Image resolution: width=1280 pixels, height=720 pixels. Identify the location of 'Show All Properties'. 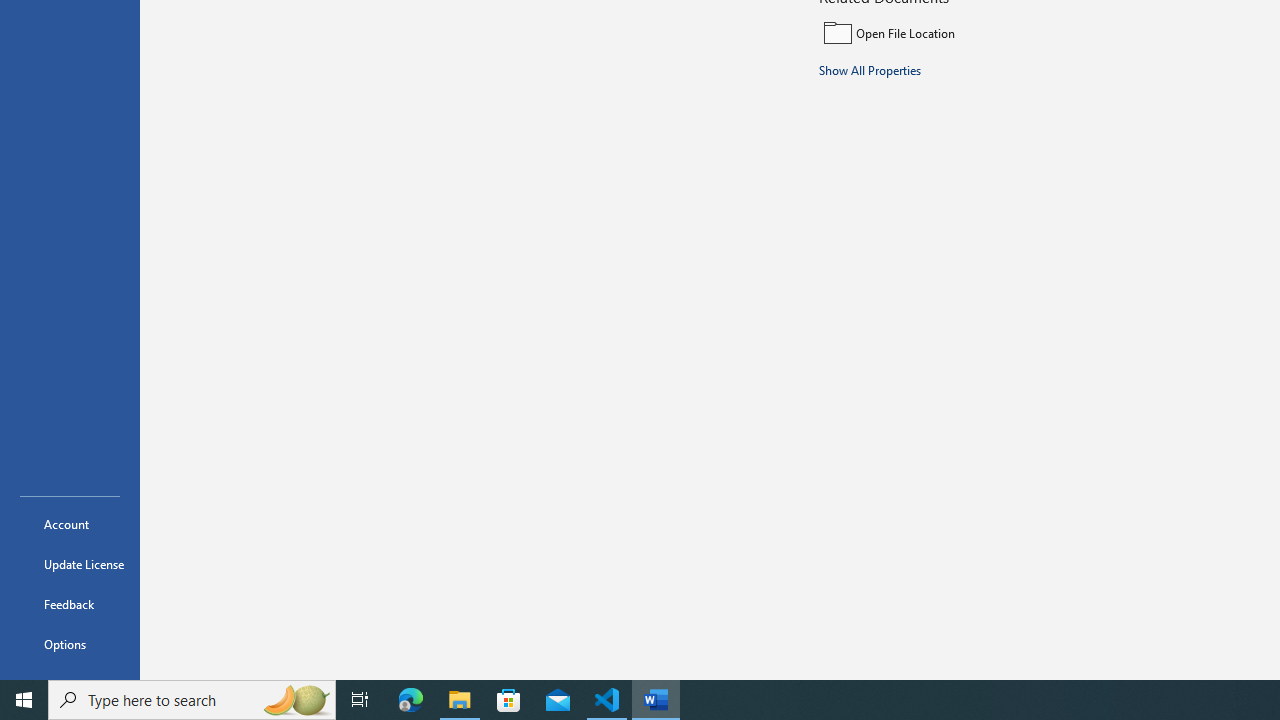
(871, 68).